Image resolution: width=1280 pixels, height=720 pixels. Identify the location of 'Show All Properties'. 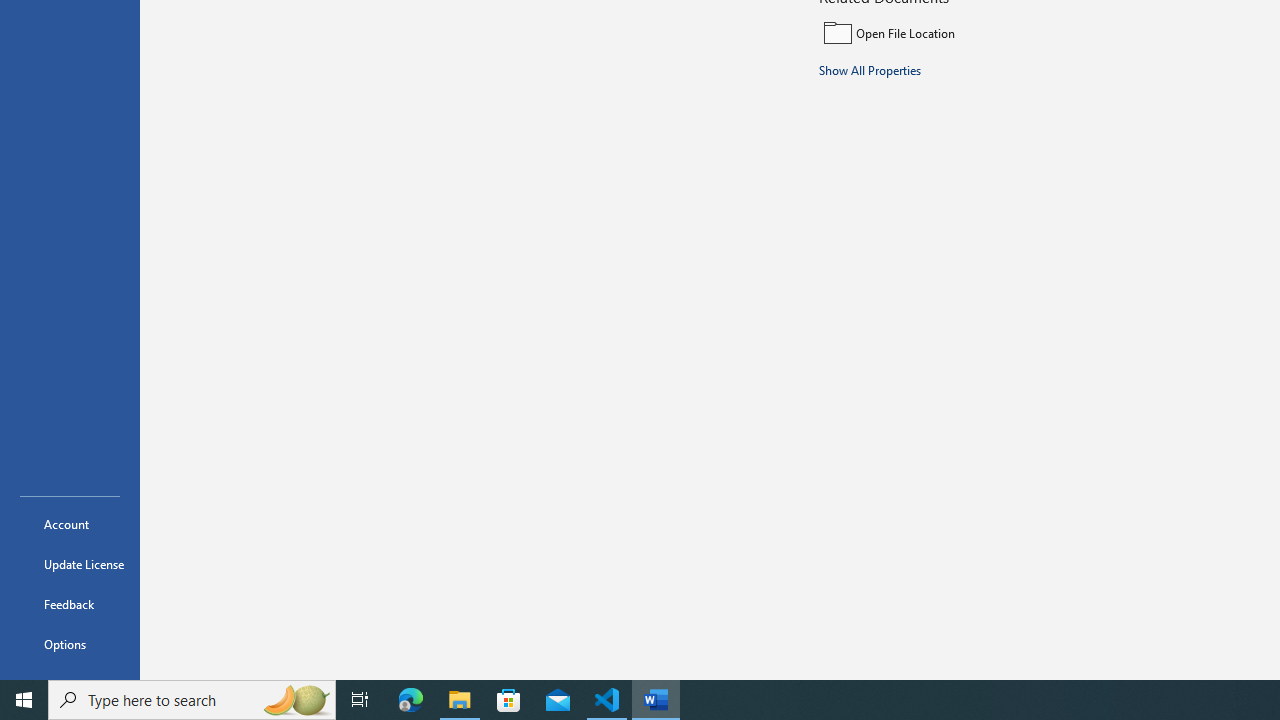
(871, 68).